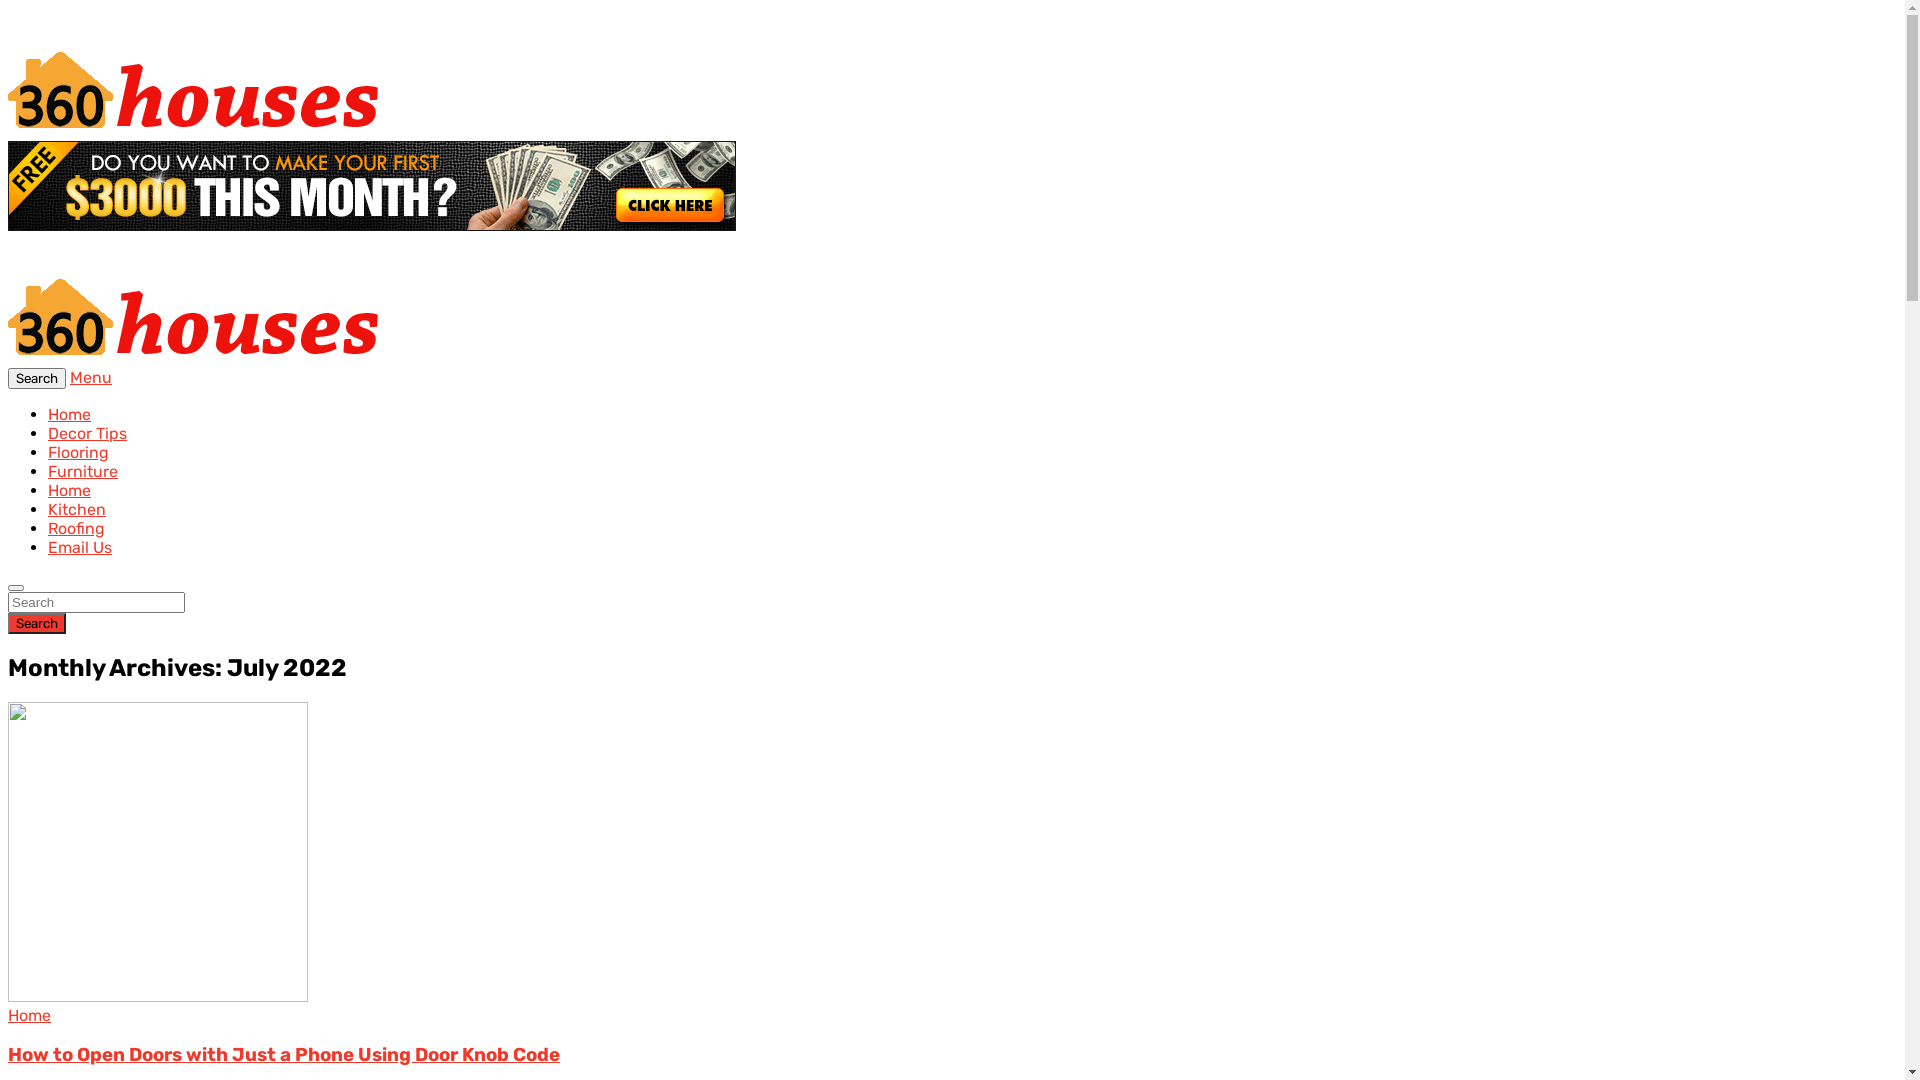 The image size is (1920, 1080). I want to click on 'Search', so click(37, 378).